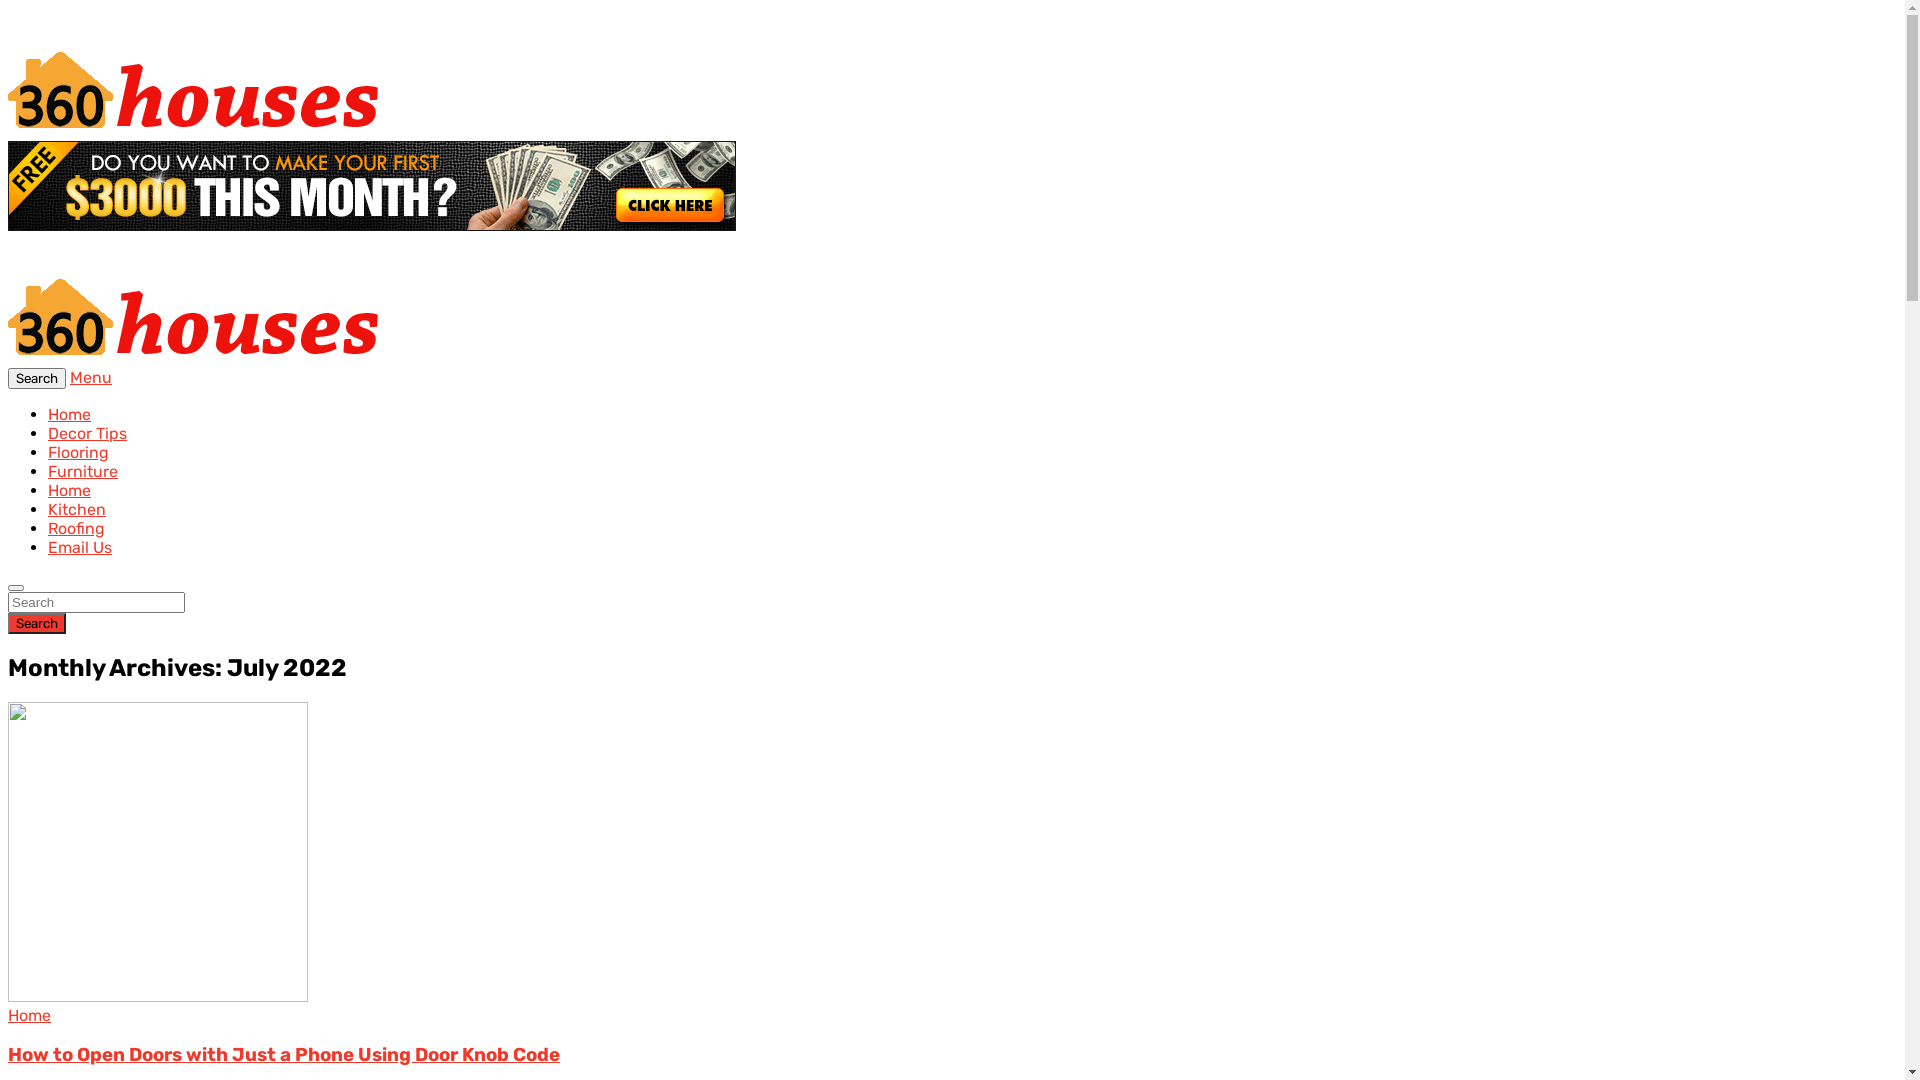 The image size is (1920, 1080). I want to click on 'Search', so click(37, 378).